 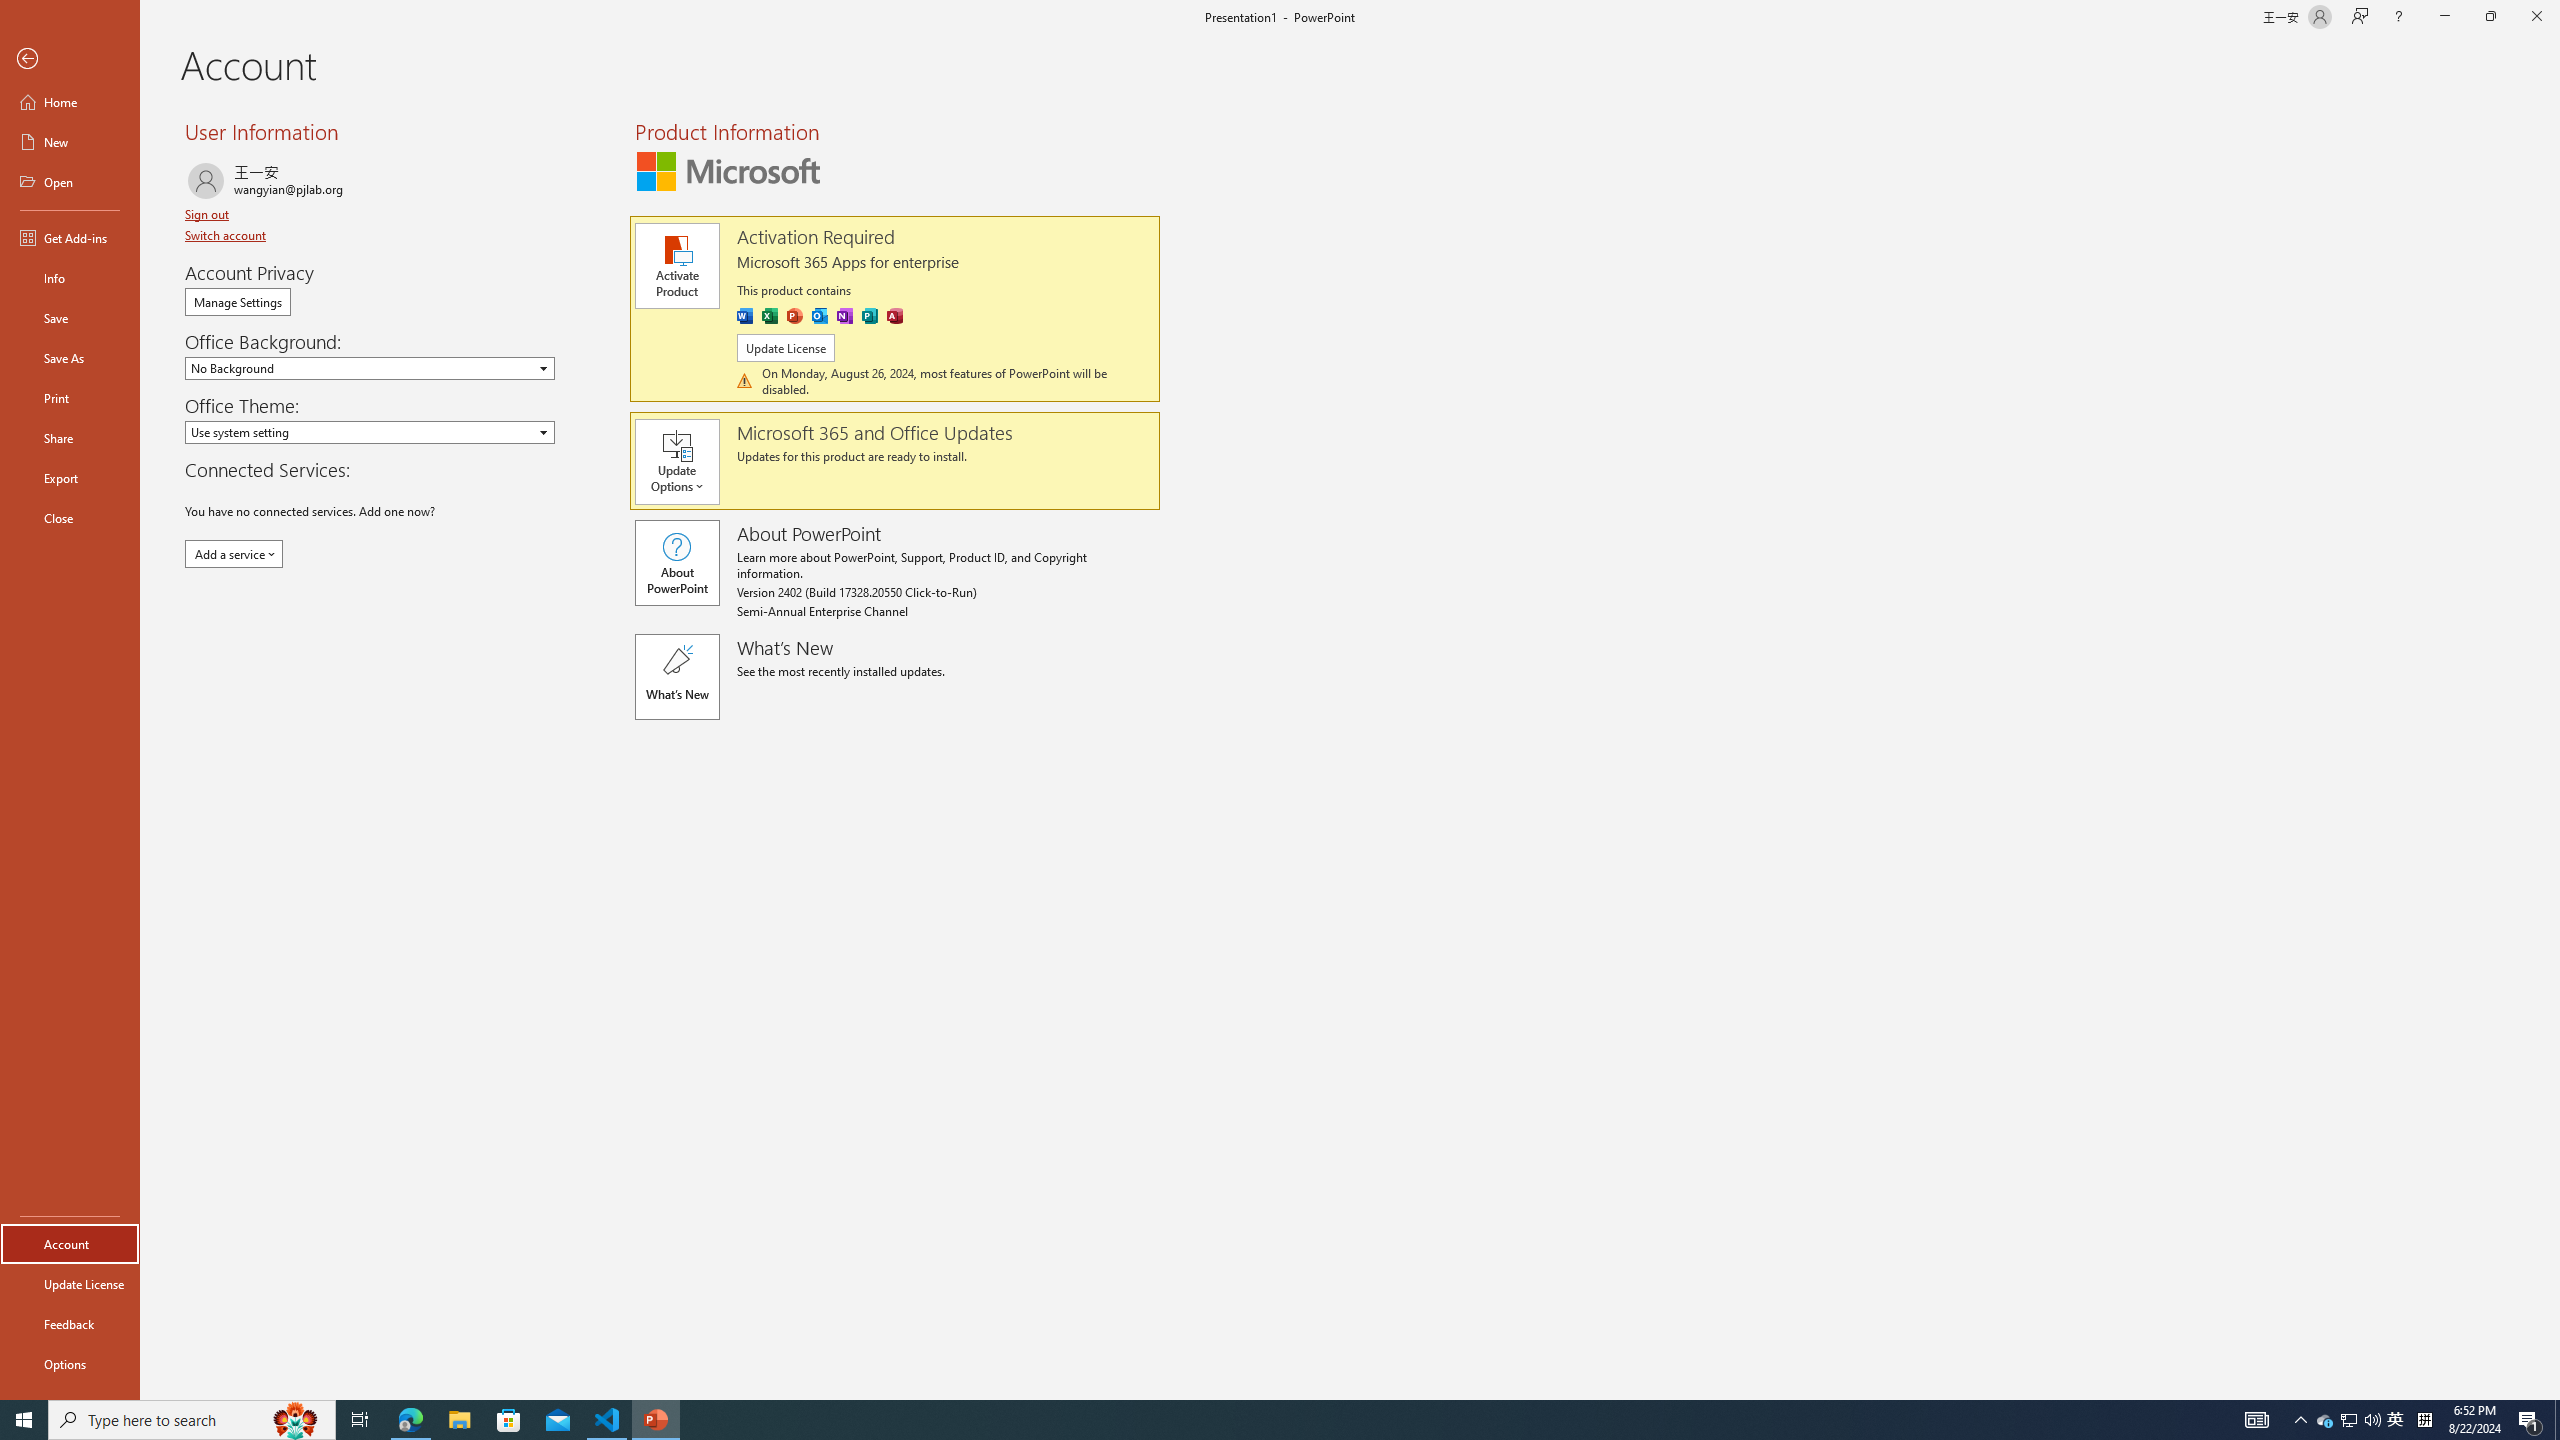 What do you see at coordinates (207, 214) in the screenshot?
I see `'Sign out'` at bounding box center [207, 214].